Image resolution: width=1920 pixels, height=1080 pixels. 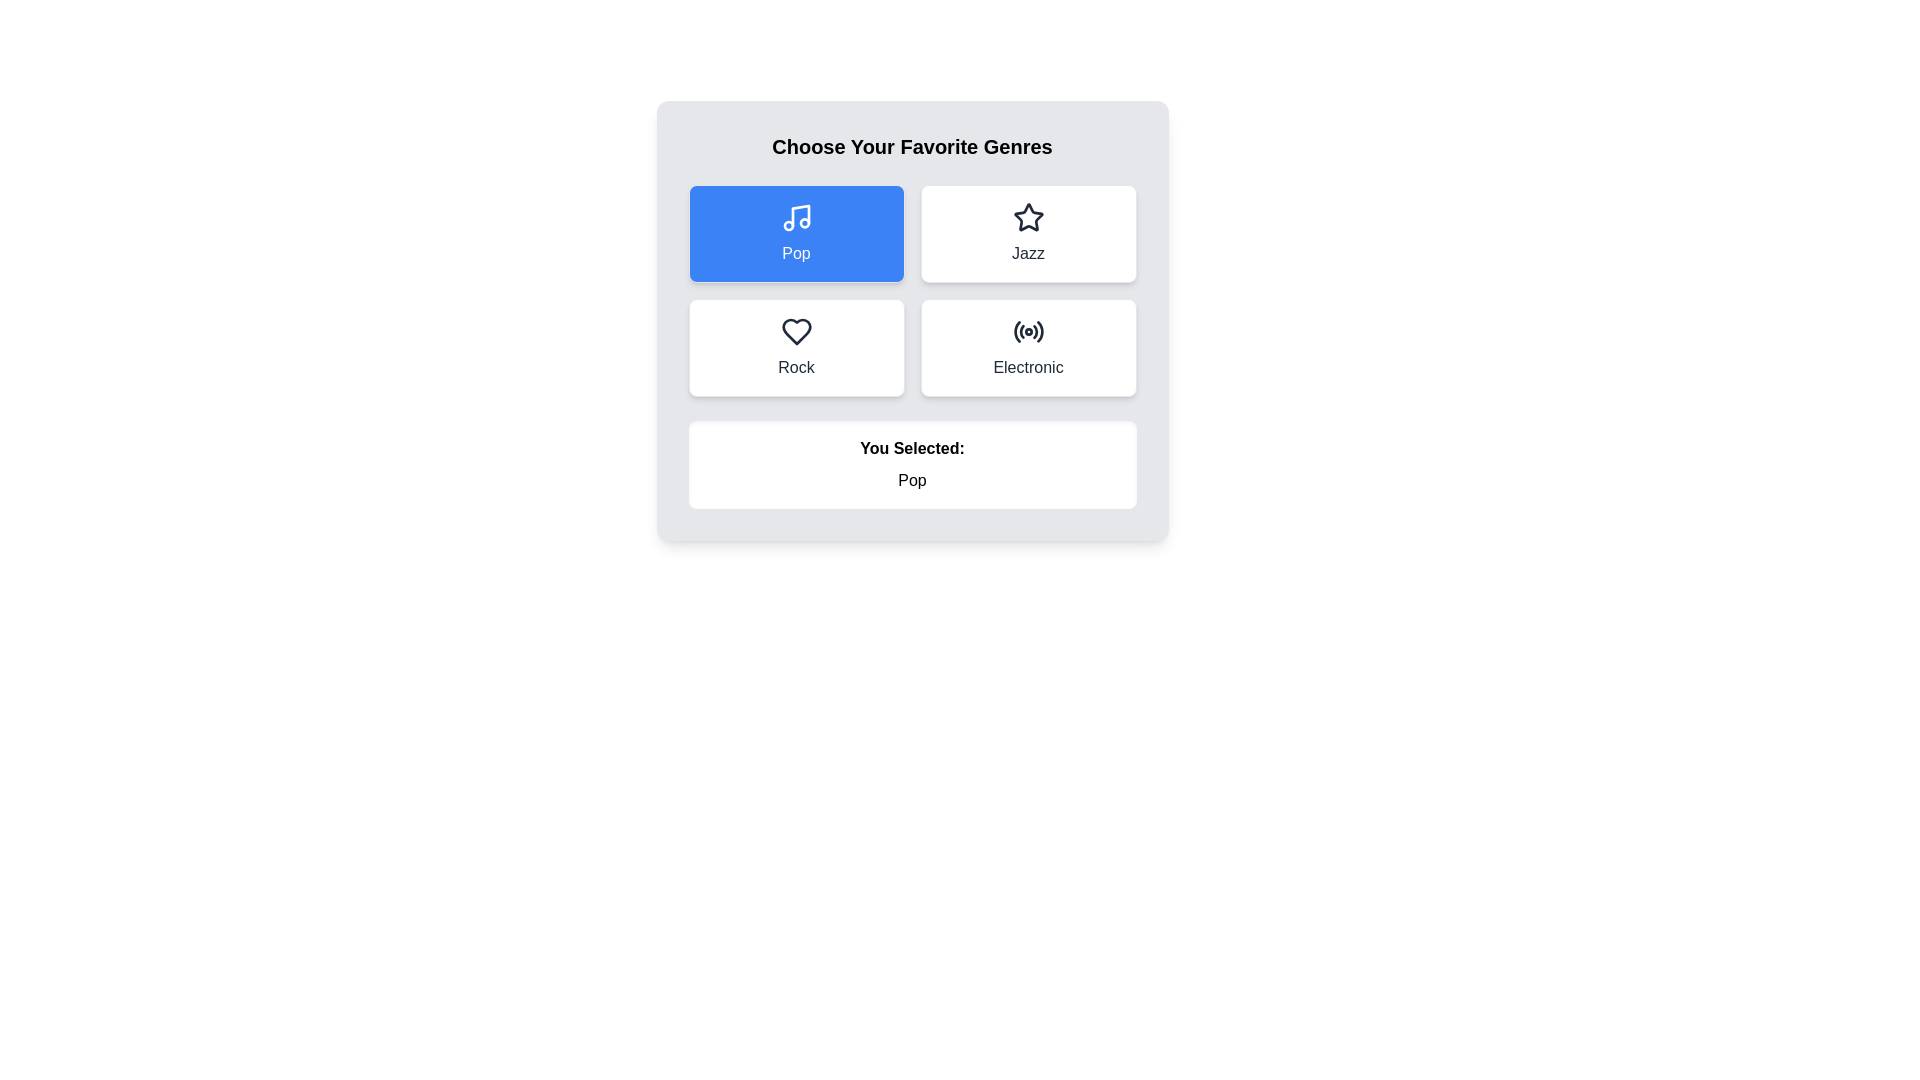 I want to click on the genre Rock by clicking its button, so click(x=795, y=346).